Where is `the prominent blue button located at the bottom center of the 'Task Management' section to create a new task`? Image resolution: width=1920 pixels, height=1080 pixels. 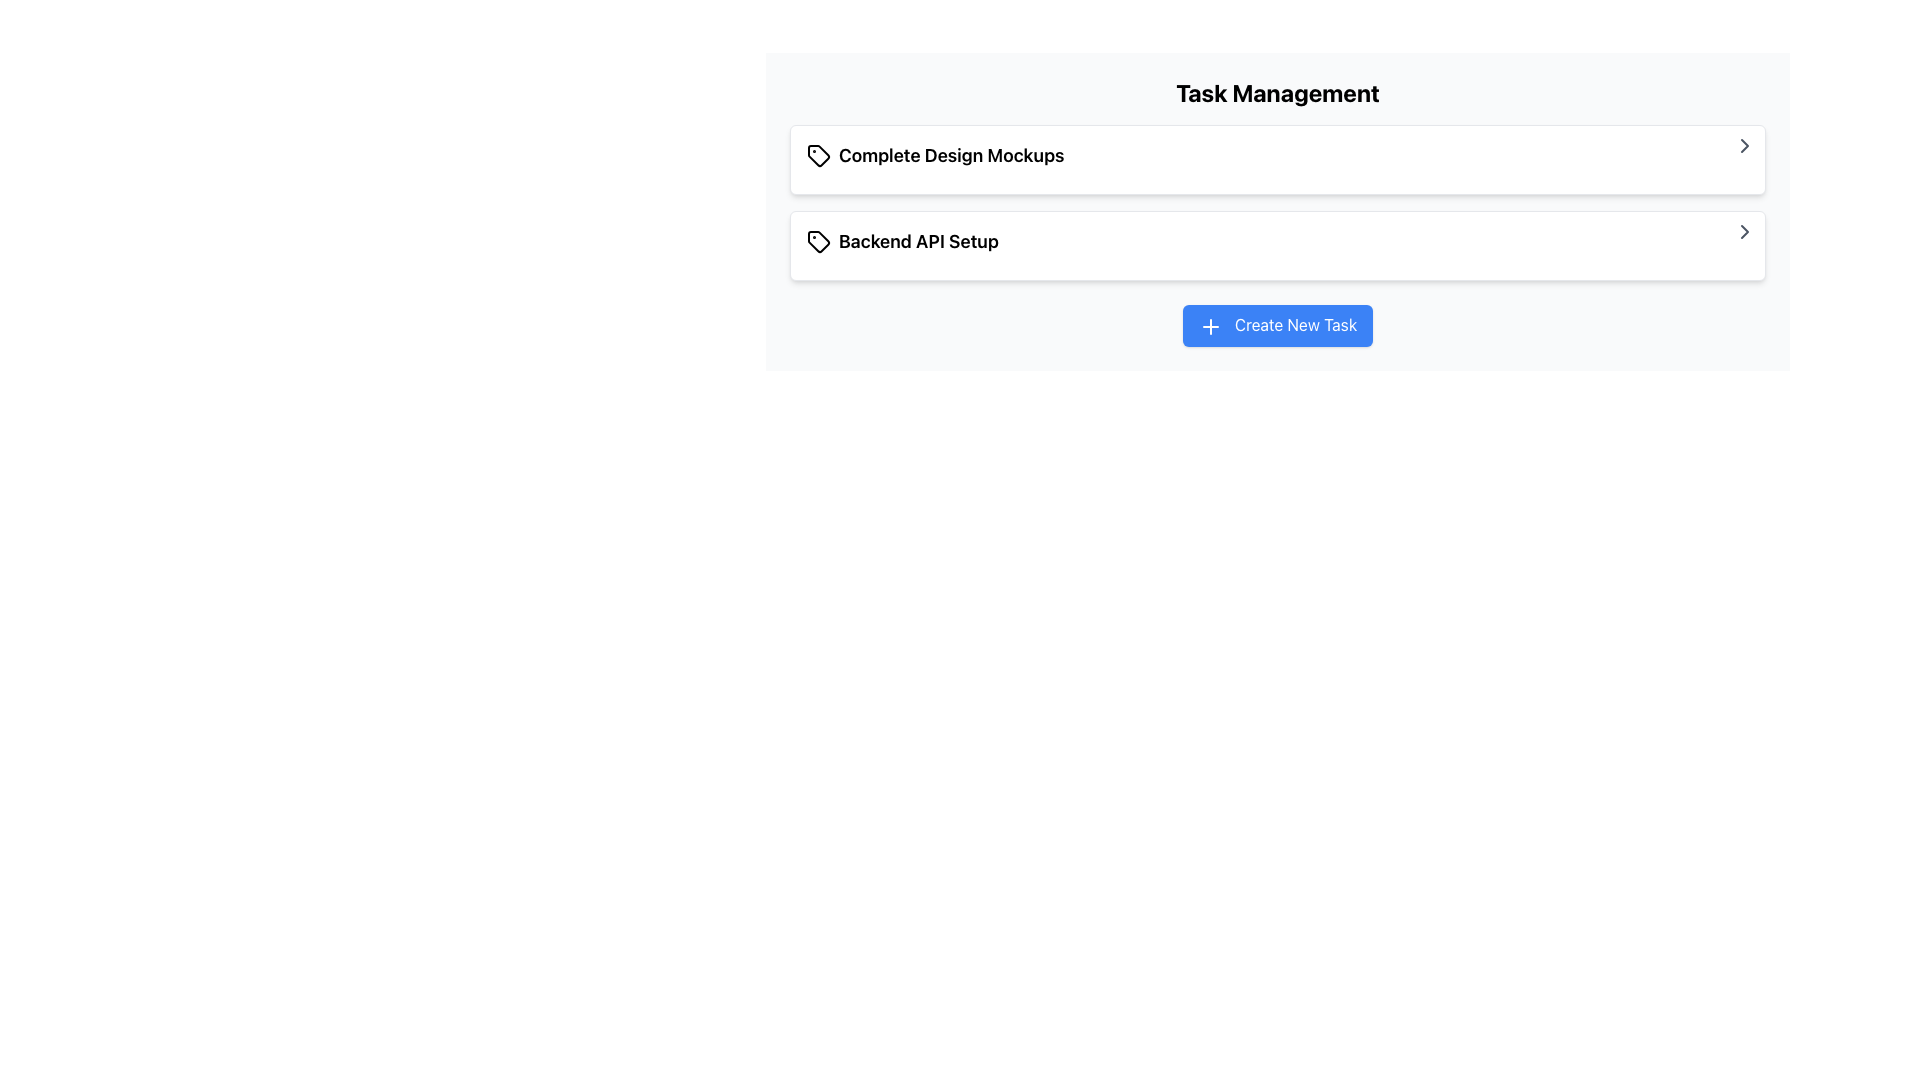 the prominent blue button located at the bottom center of the 'Task Management' section to create a new task is located at coordinates (1276, 324).